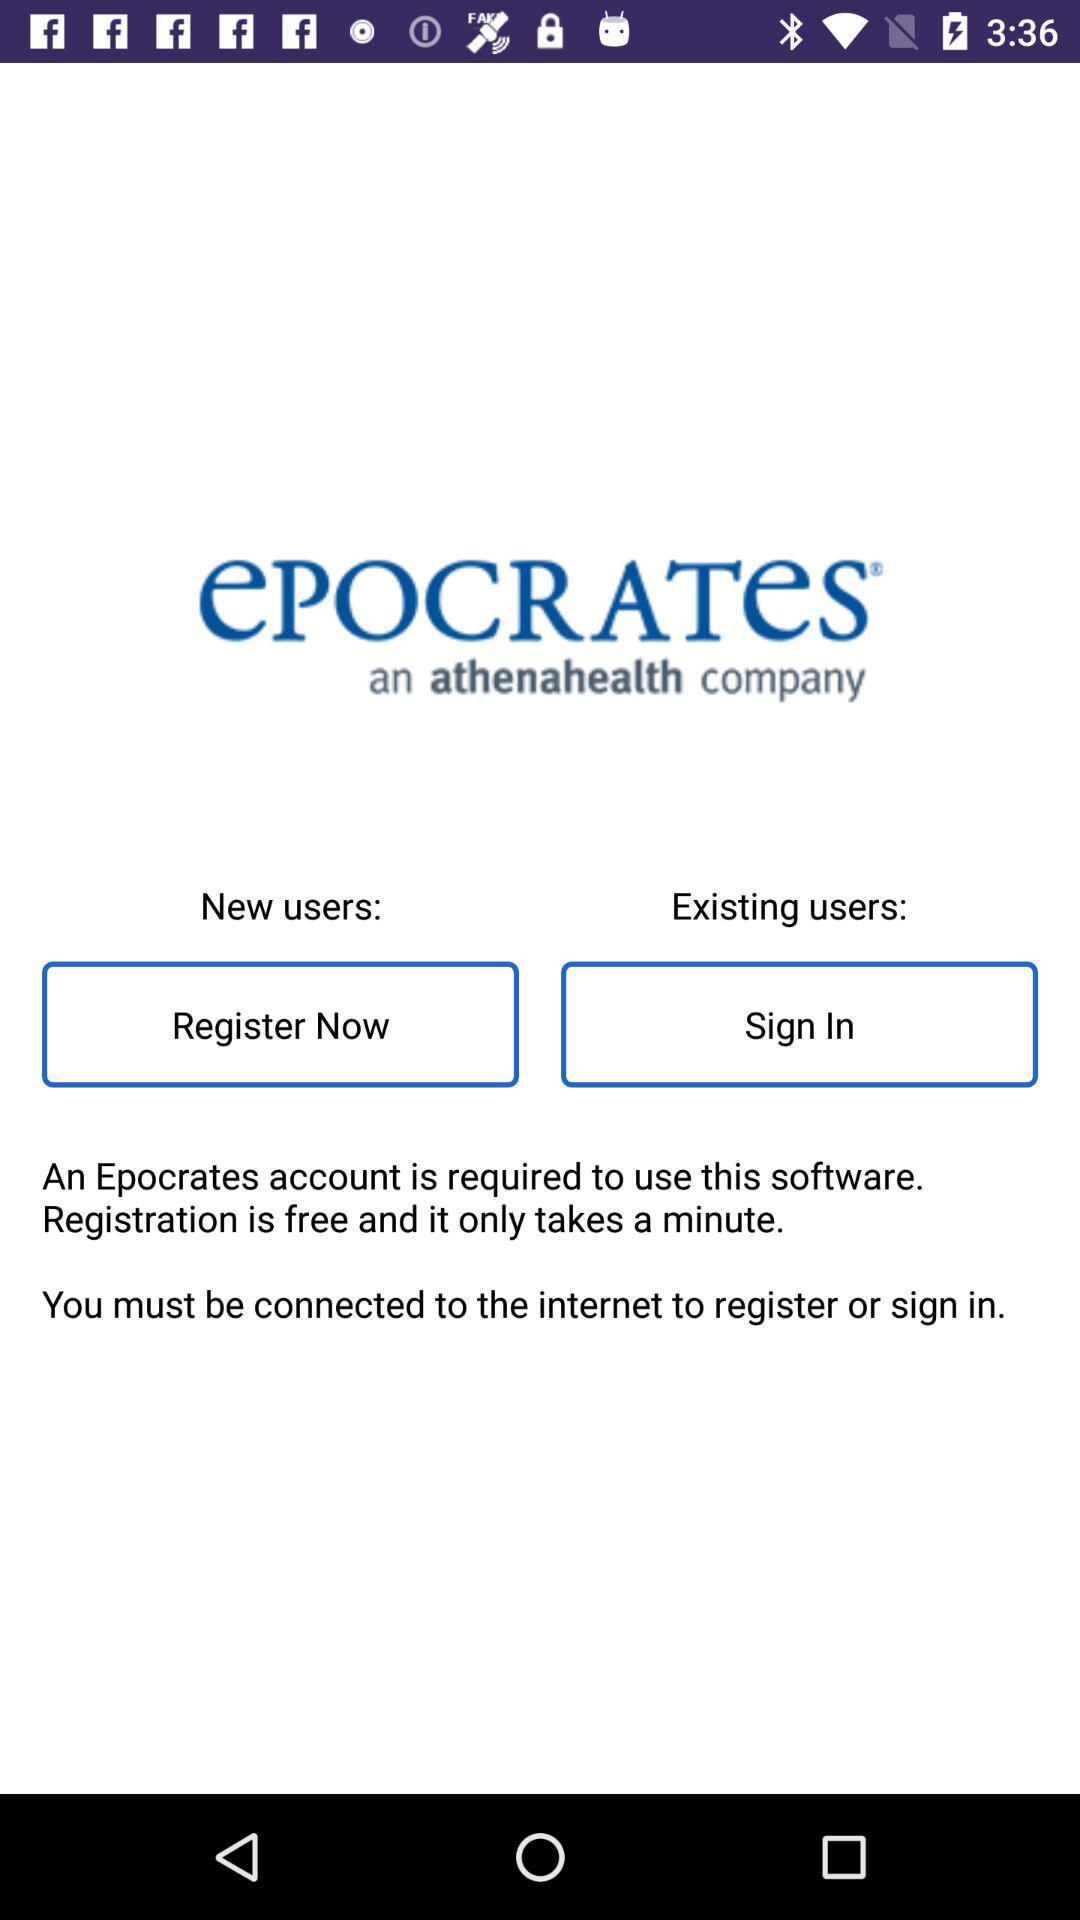 The width and height of the screenshot is (1080, 1920). I want to click on register now, so click(280, 1024).